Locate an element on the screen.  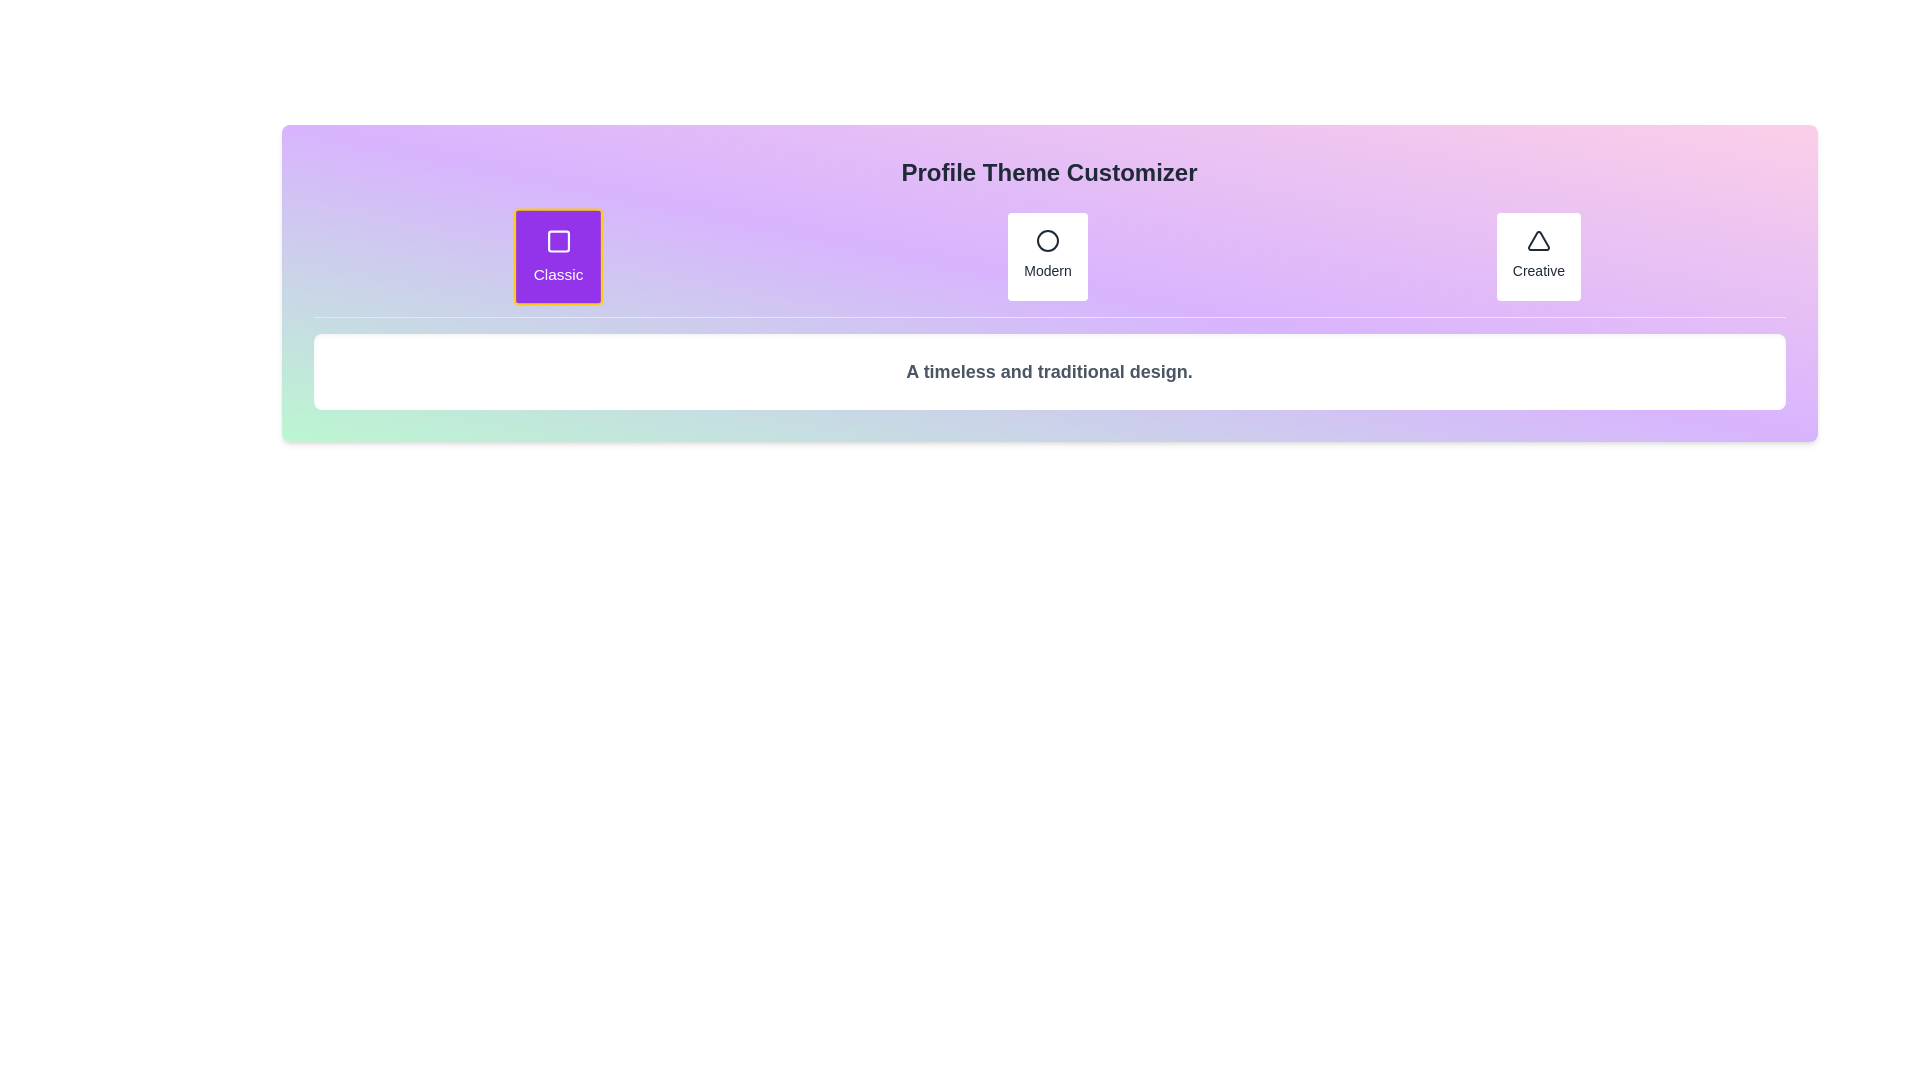
the square-shaped outline icon centered within the purple 'Classic' card in the 'Profile Theme Customizer' is located at coordinates (558, 240).